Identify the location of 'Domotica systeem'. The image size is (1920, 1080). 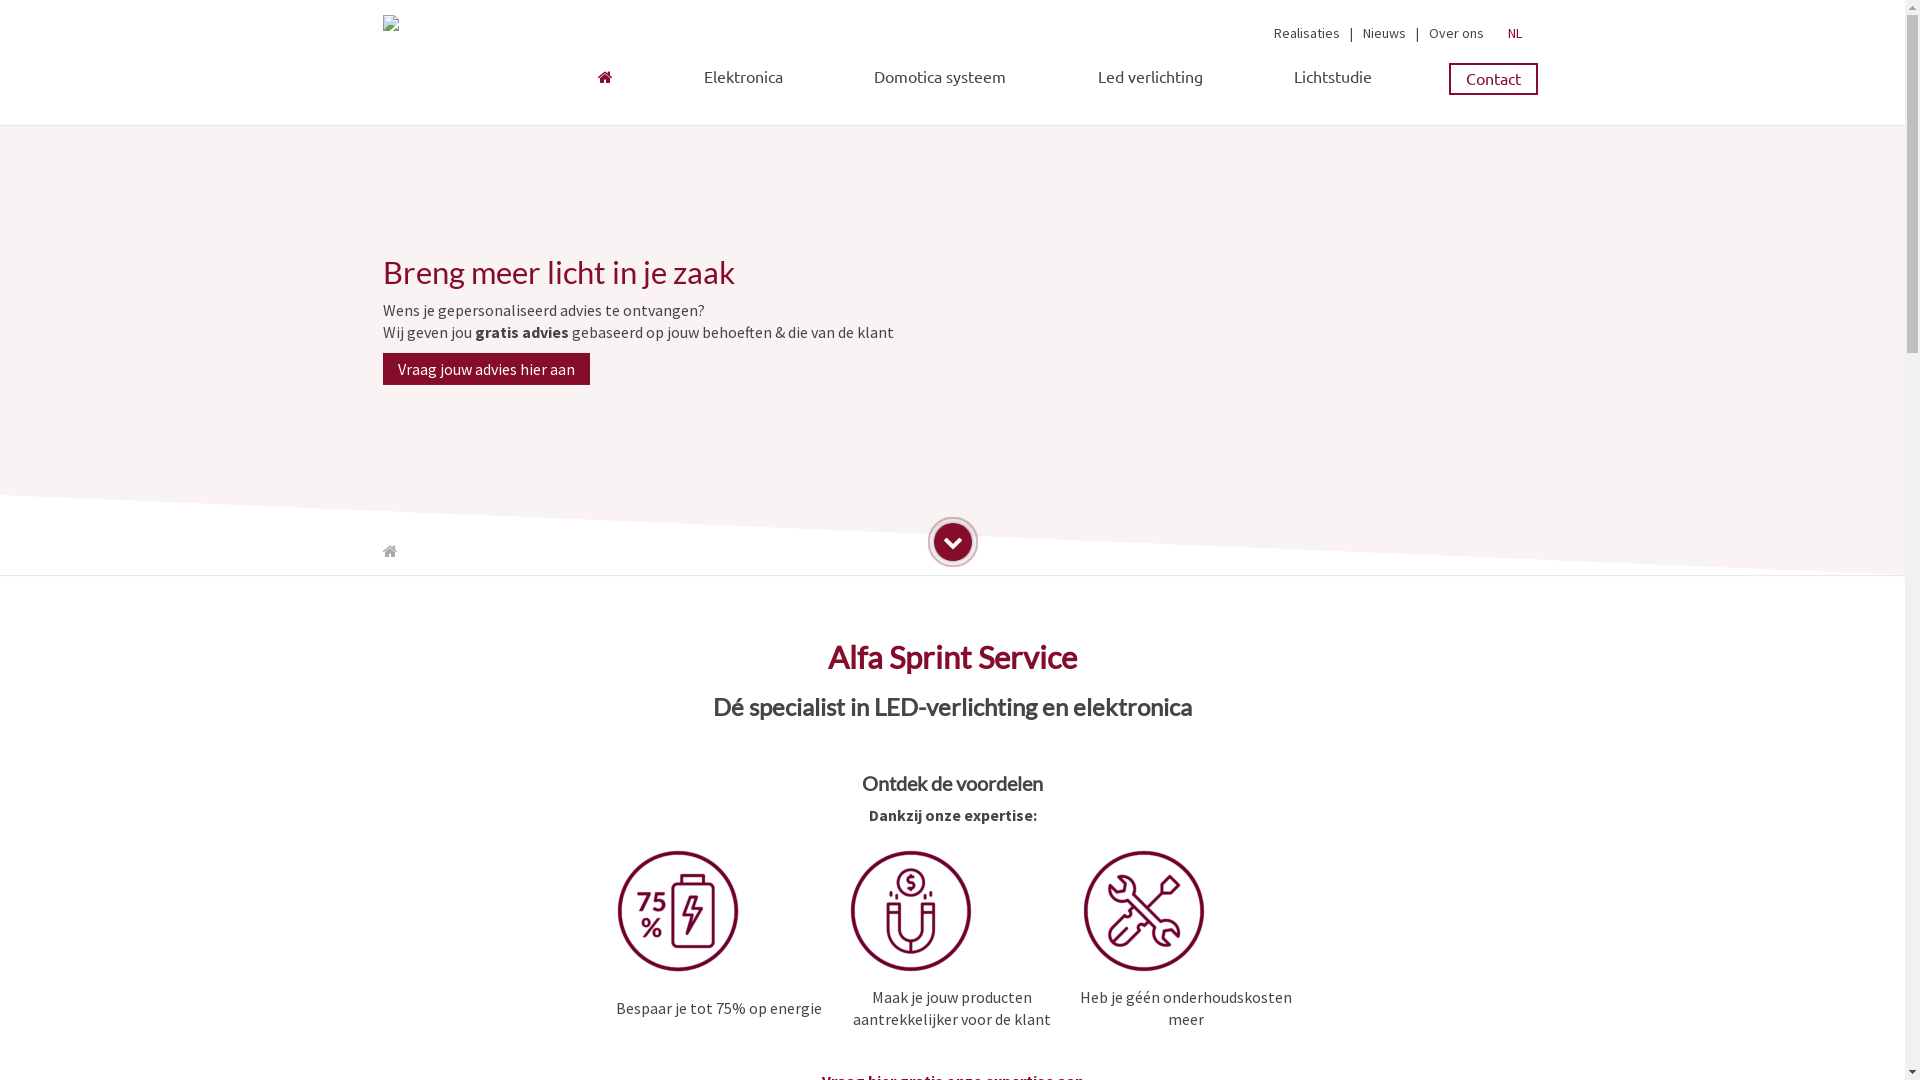
(939, 76).